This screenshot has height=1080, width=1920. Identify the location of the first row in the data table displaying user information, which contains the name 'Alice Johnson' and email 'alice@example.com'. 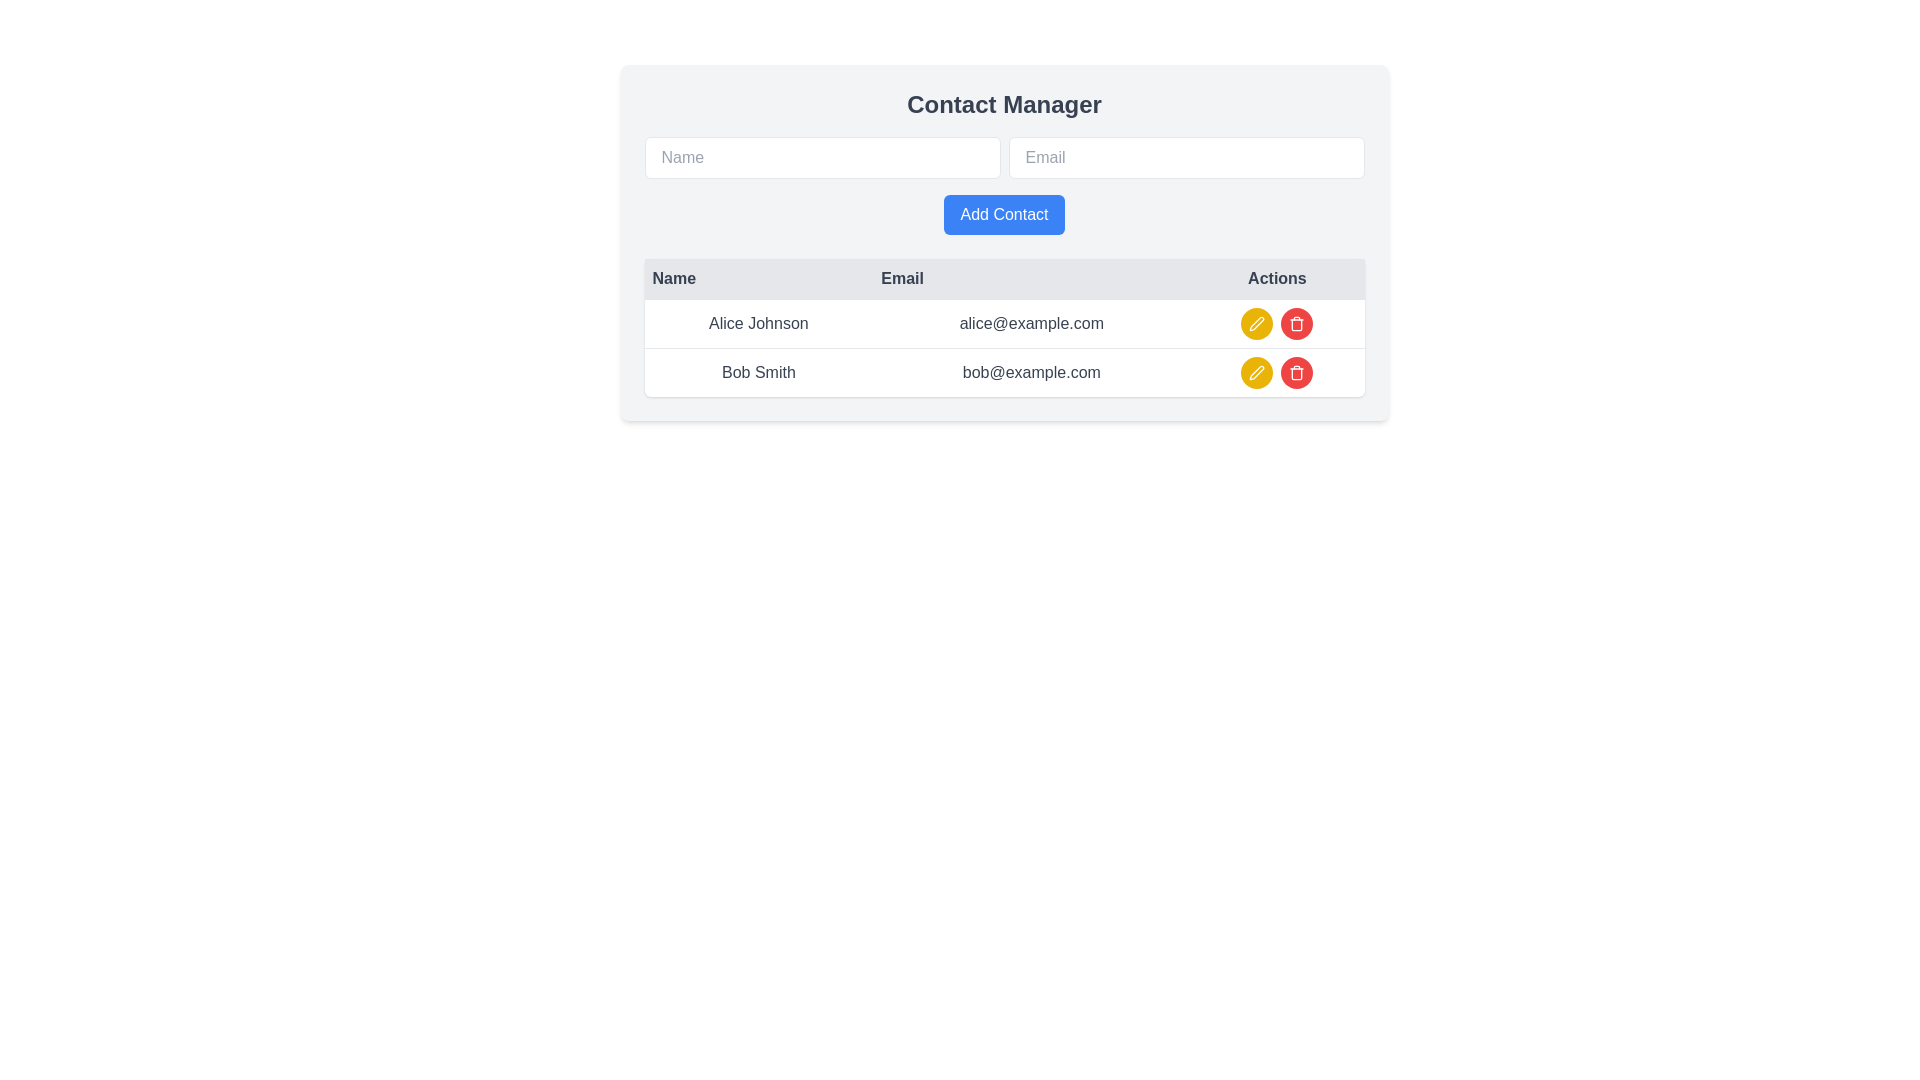
(1004, 323).